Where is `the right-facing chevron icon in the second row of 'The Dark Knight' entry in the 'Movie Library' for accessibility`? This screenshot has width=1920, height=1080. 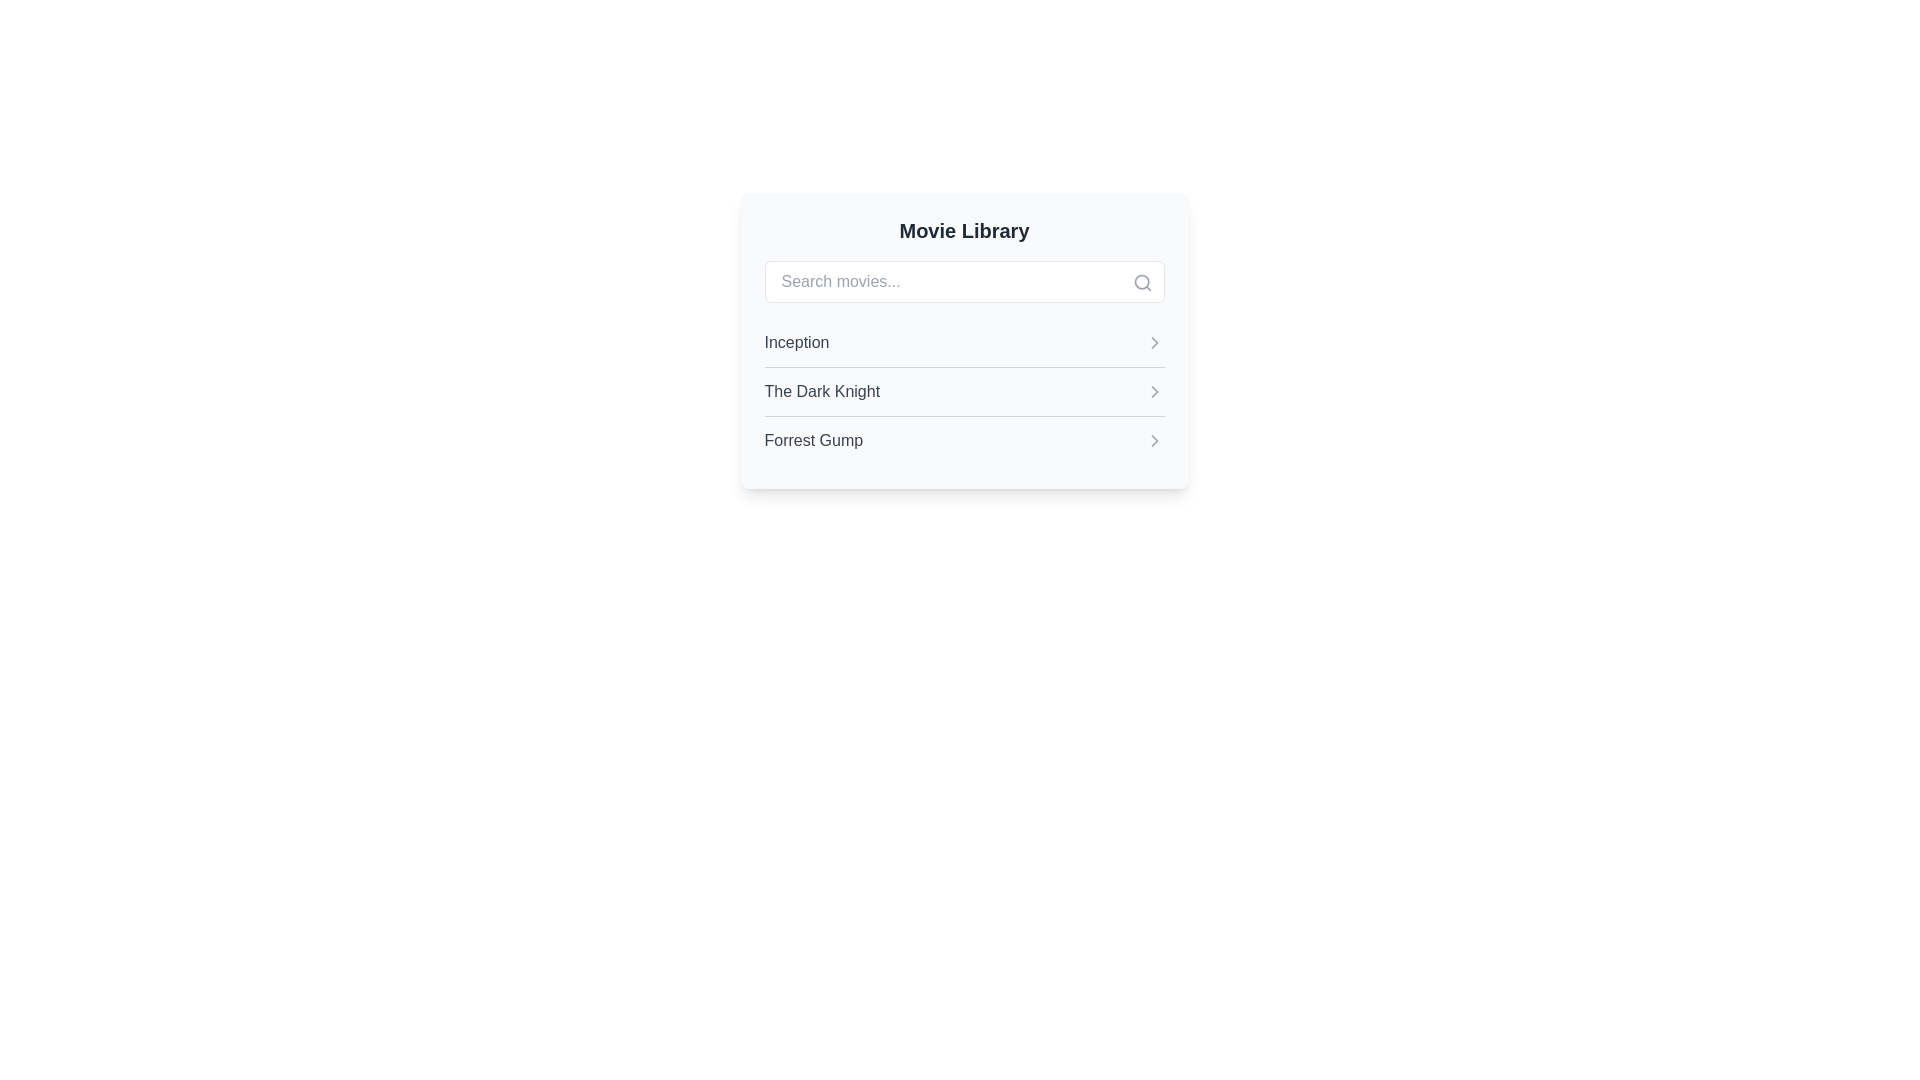
the right-facing chevron icon in the second row of 'The Dark Knight' entry in the 'Movie Library' for accessibility is located at coordinates (1154, 392).